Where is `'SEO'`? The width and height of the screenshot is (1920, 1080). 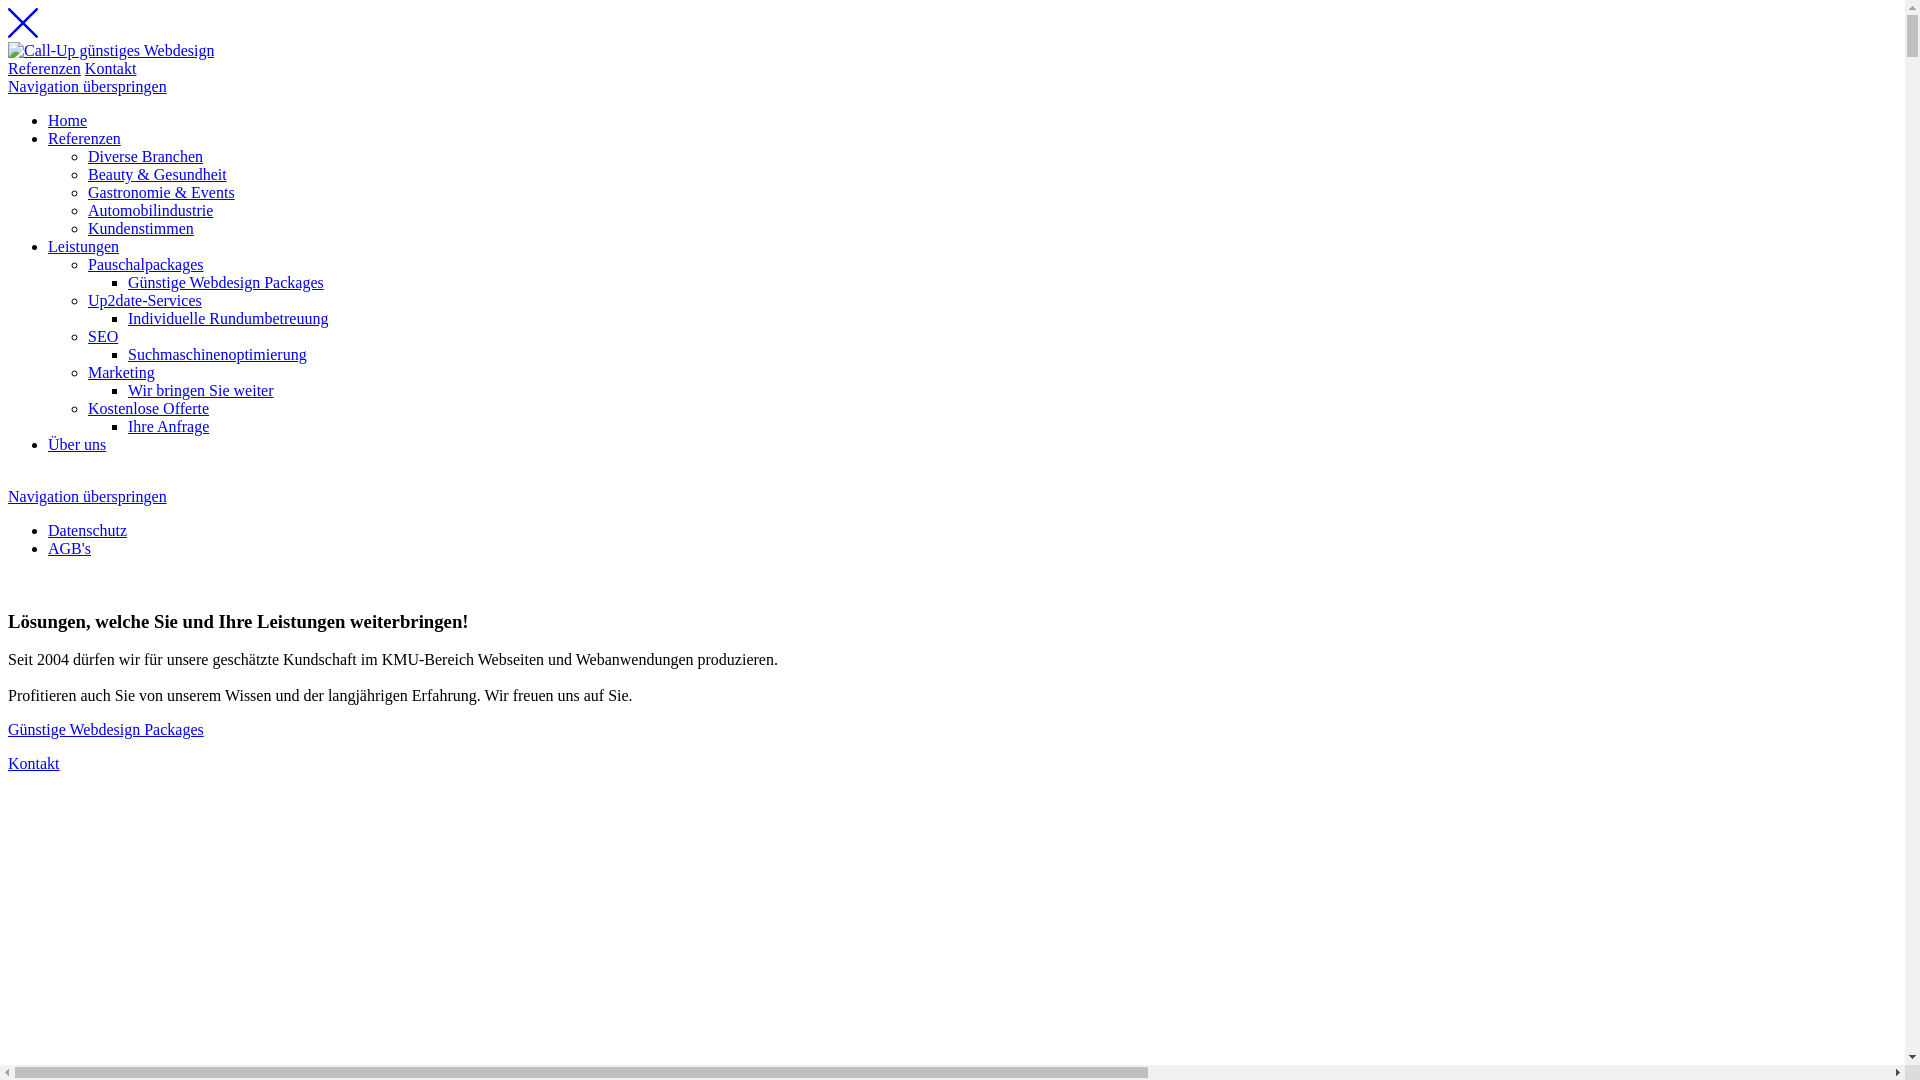 'SEO' is located at coordinates (101, 335).